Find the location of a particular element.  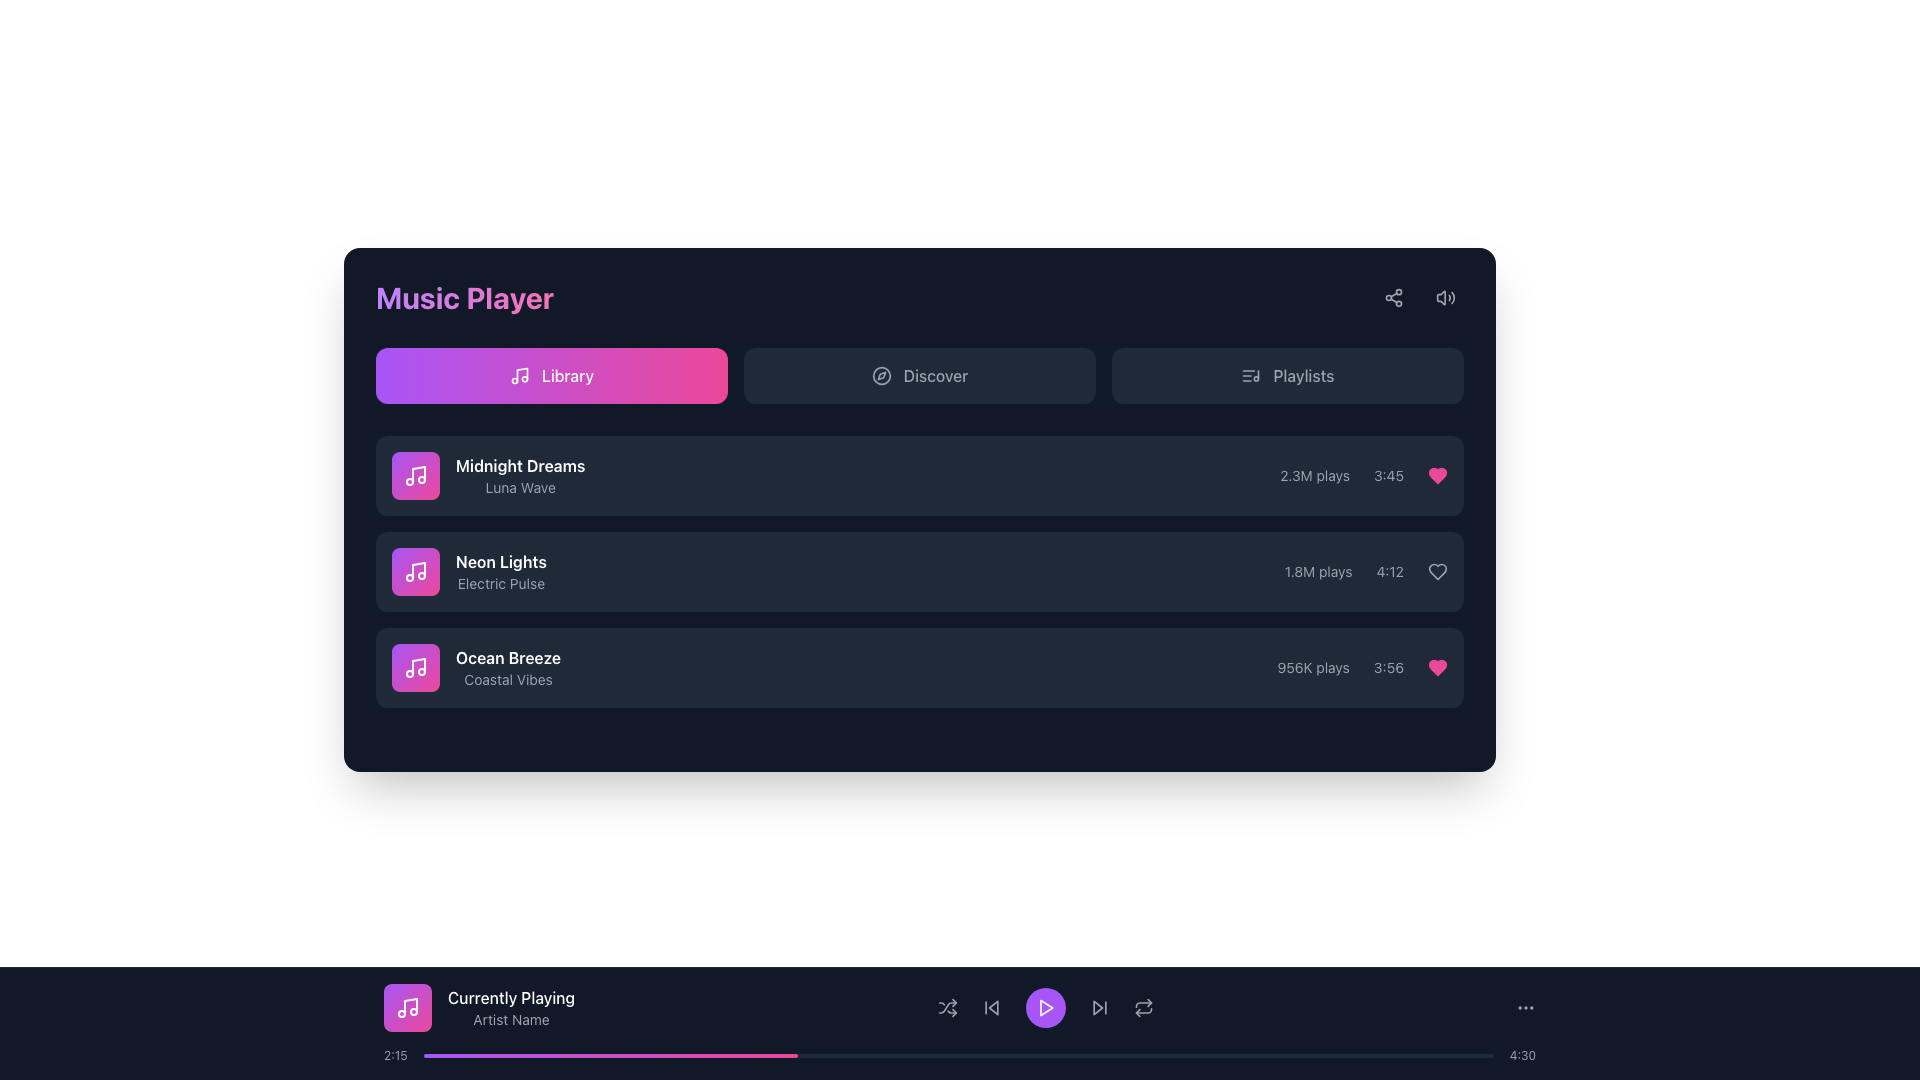

the leftmost segment of the gray progress bar, which is a horizontal bar filled with a gradient transitioning from purple to pink, representing 35% completion is located at coordinates (609, 1055).